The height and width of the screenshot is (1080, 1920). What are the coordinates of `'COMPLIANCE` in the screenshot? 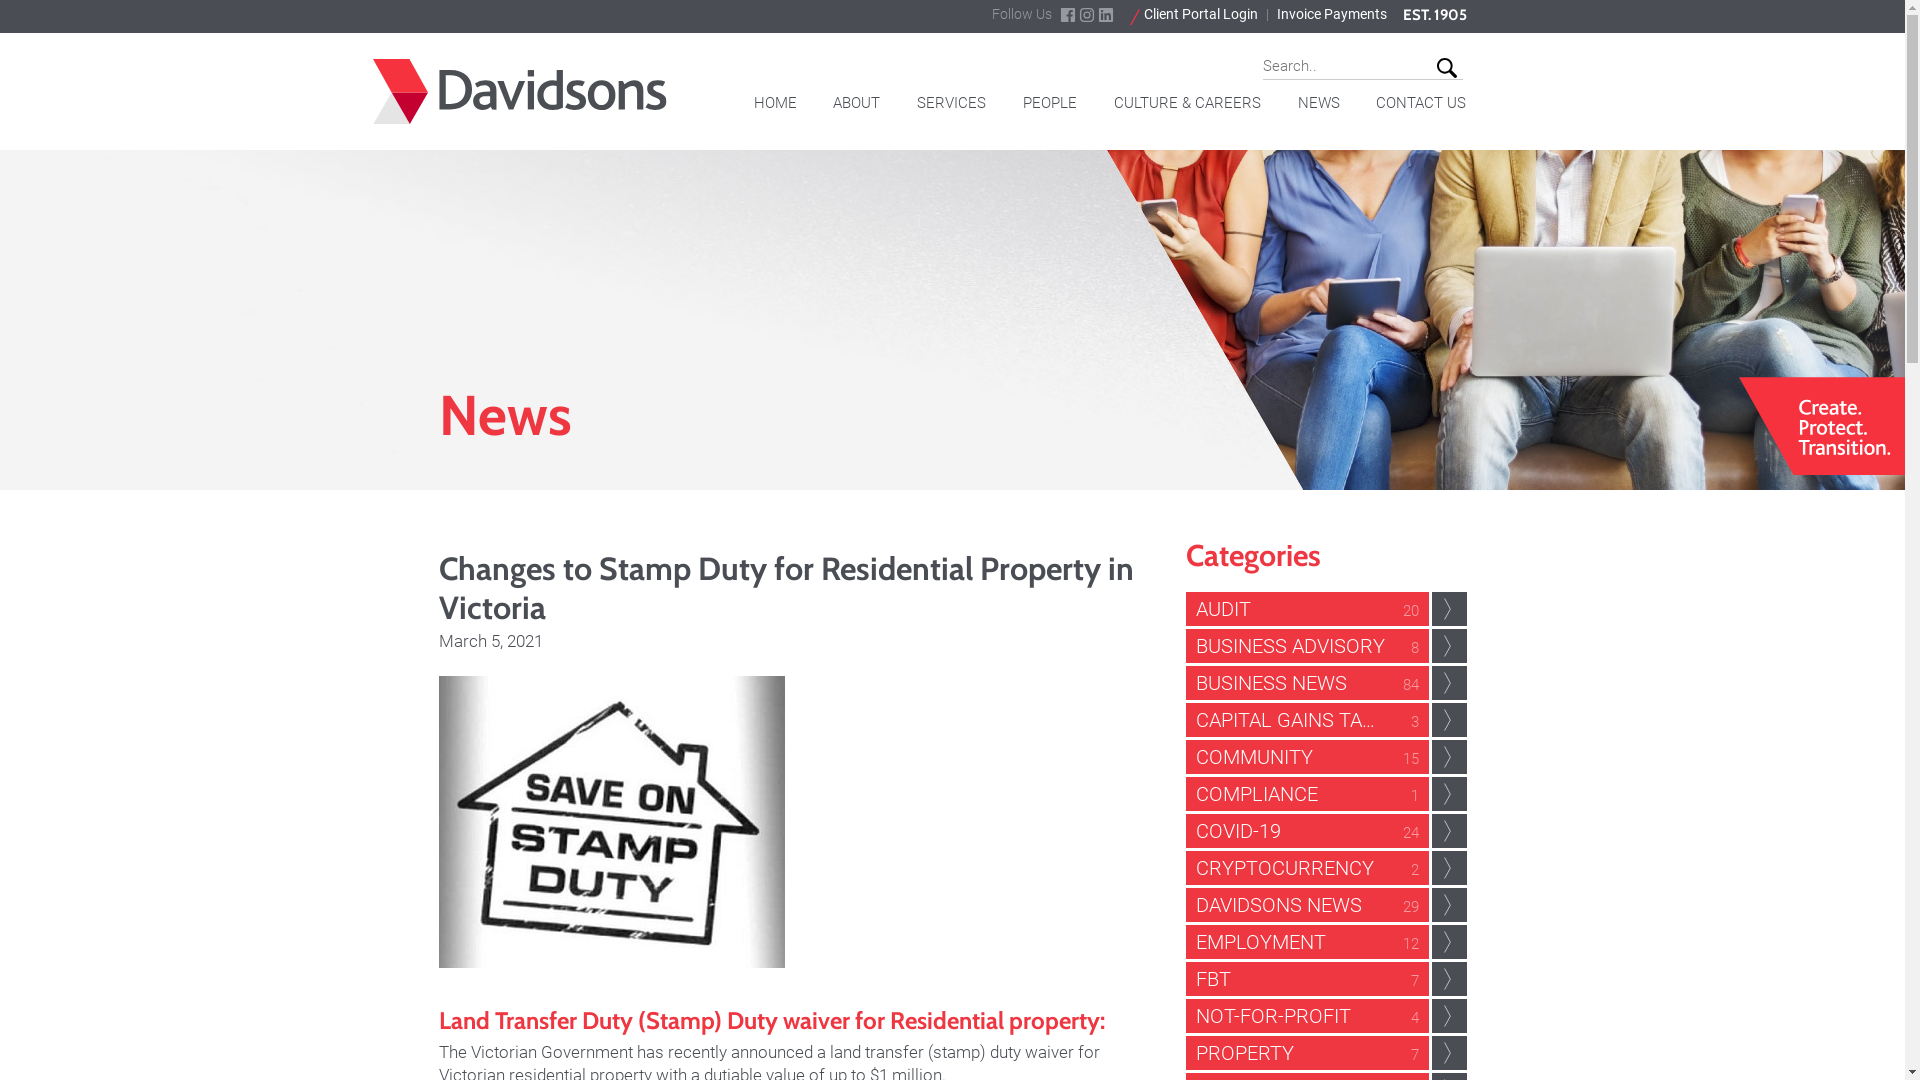 It's located at (1325, 793).